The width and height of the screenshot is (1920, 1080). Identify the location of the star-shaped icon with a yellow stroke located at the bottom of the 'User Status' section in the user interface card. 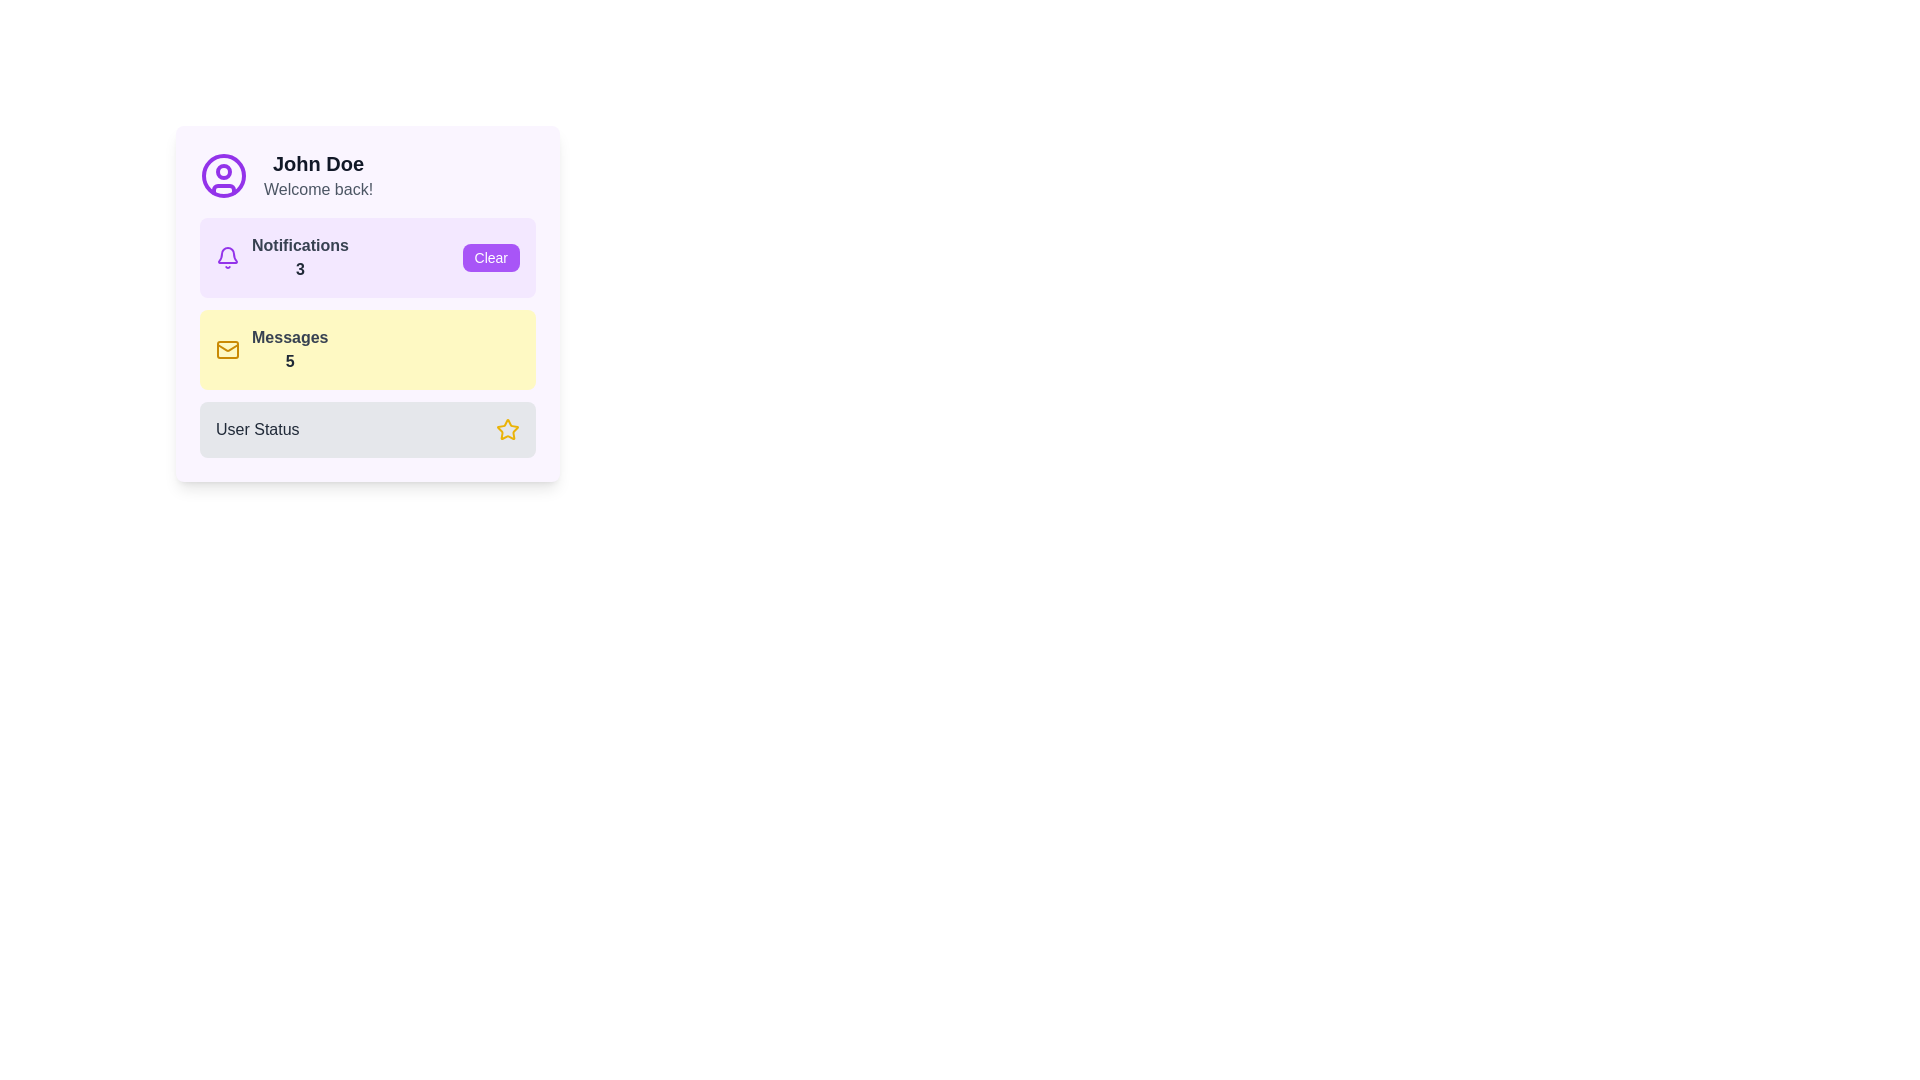
(508, 428).